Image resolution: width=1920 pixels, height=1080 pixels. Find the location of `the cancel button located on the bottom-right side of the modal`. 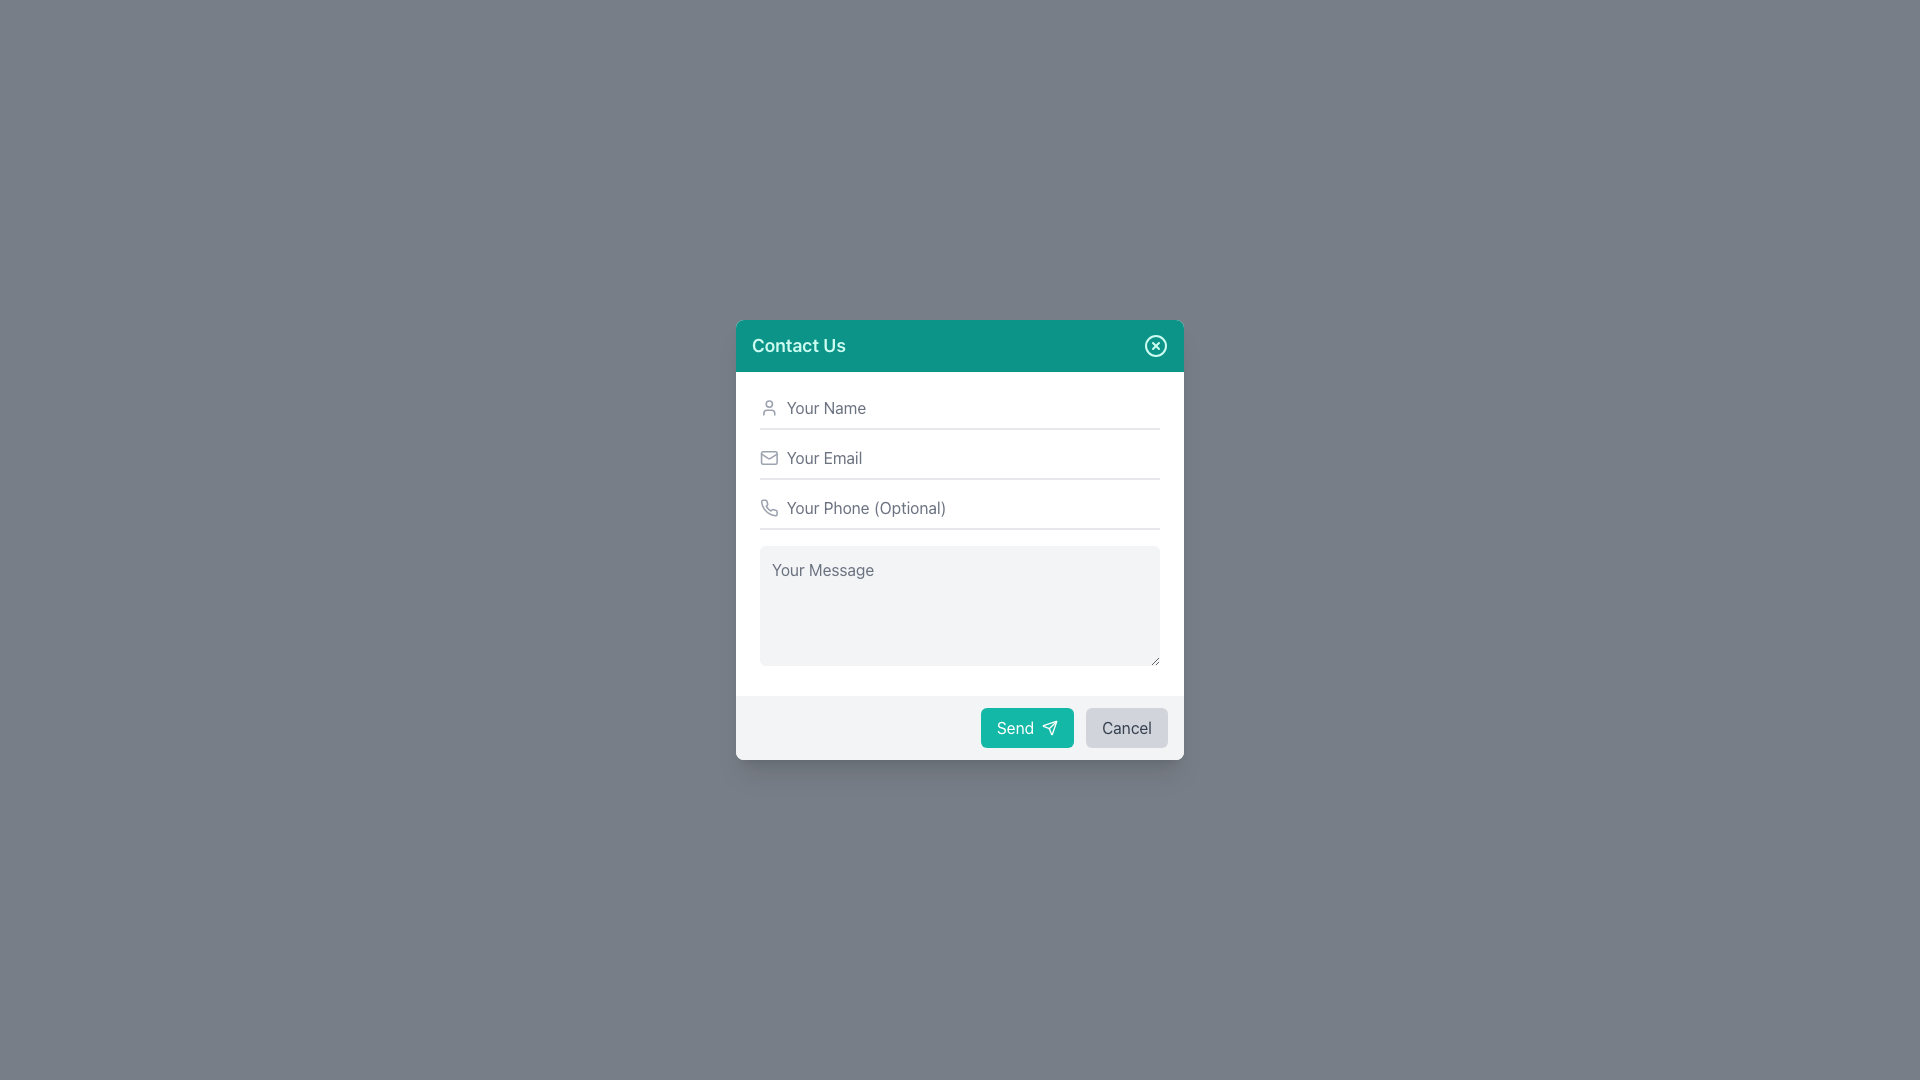

the cancel button located on the bottom-right side of the modal is located at coordinates (1127, 728).